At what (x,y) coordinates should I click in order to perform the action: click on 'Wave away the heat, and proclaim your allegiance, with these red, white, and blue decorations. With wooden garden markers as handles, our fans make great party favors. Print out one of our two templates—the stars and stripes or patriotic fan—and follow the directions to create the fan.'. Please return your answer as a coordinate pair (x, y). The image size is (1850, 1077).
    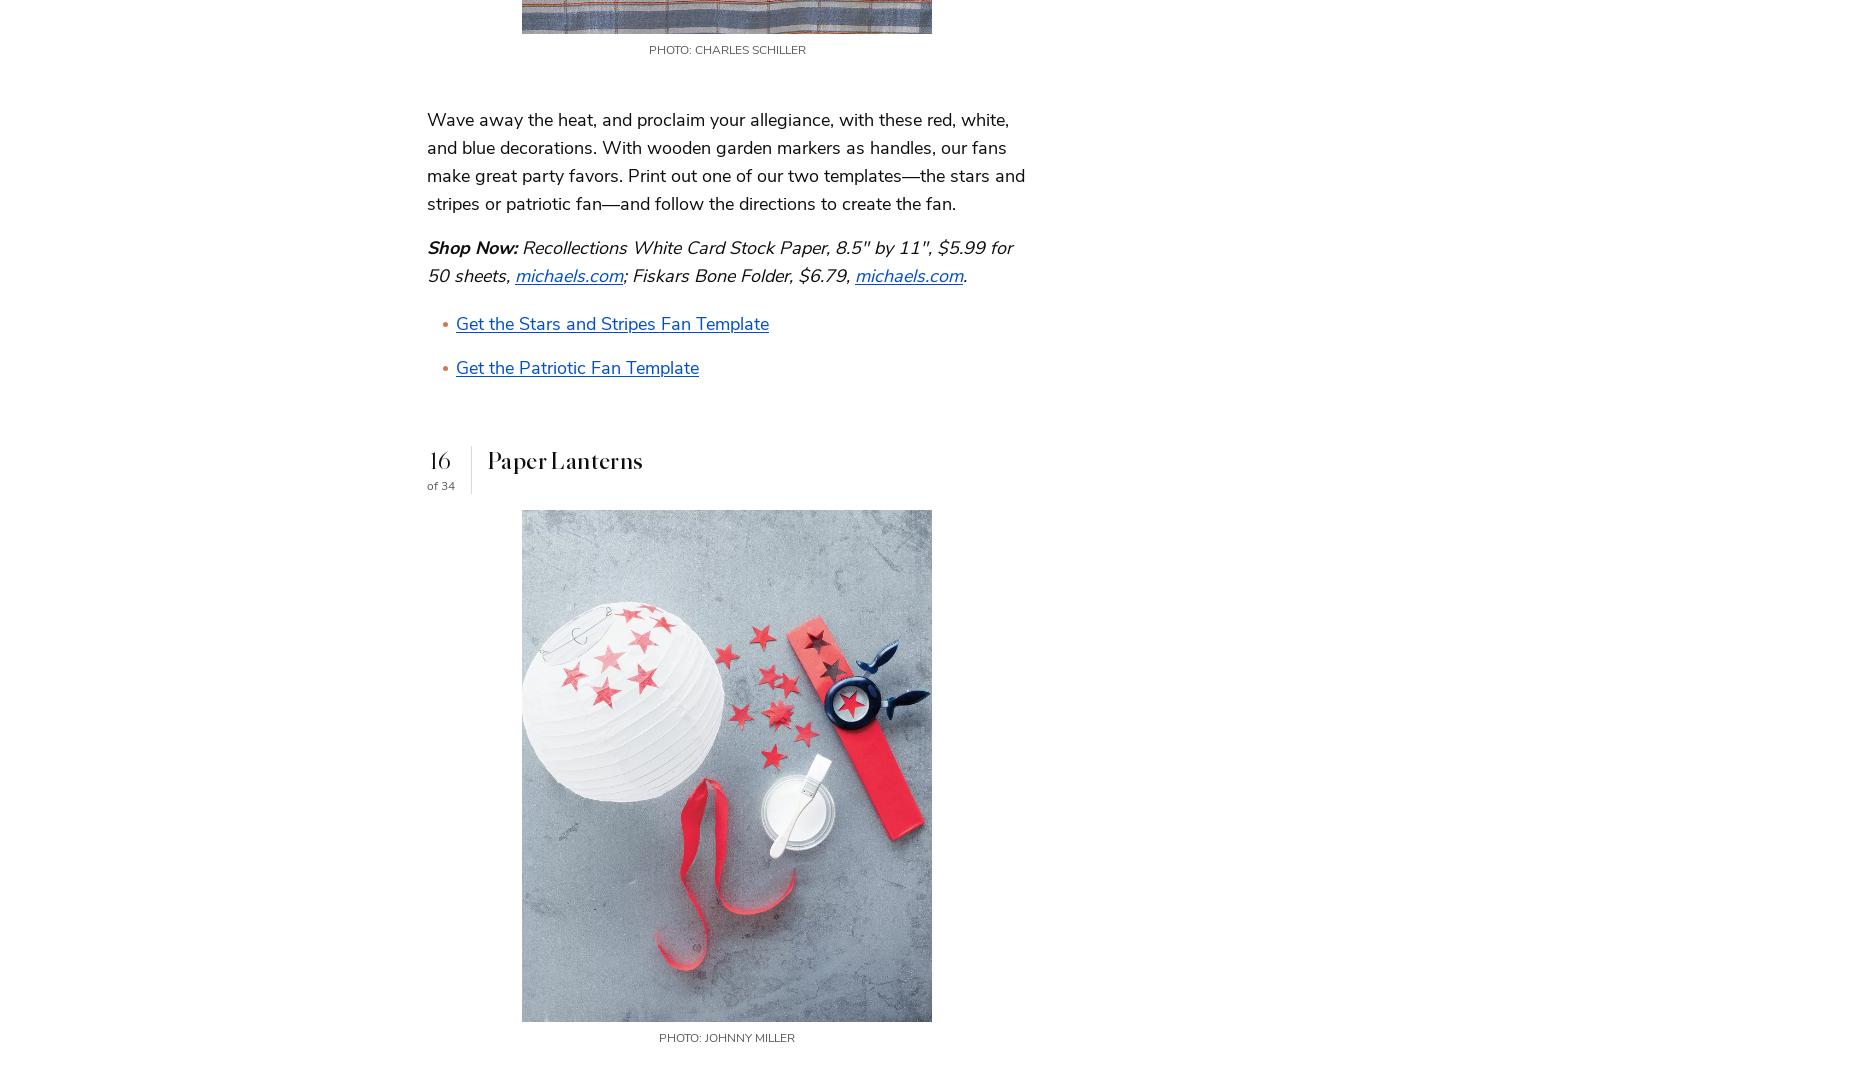
    Looking at the image, I should click on (425, 161).